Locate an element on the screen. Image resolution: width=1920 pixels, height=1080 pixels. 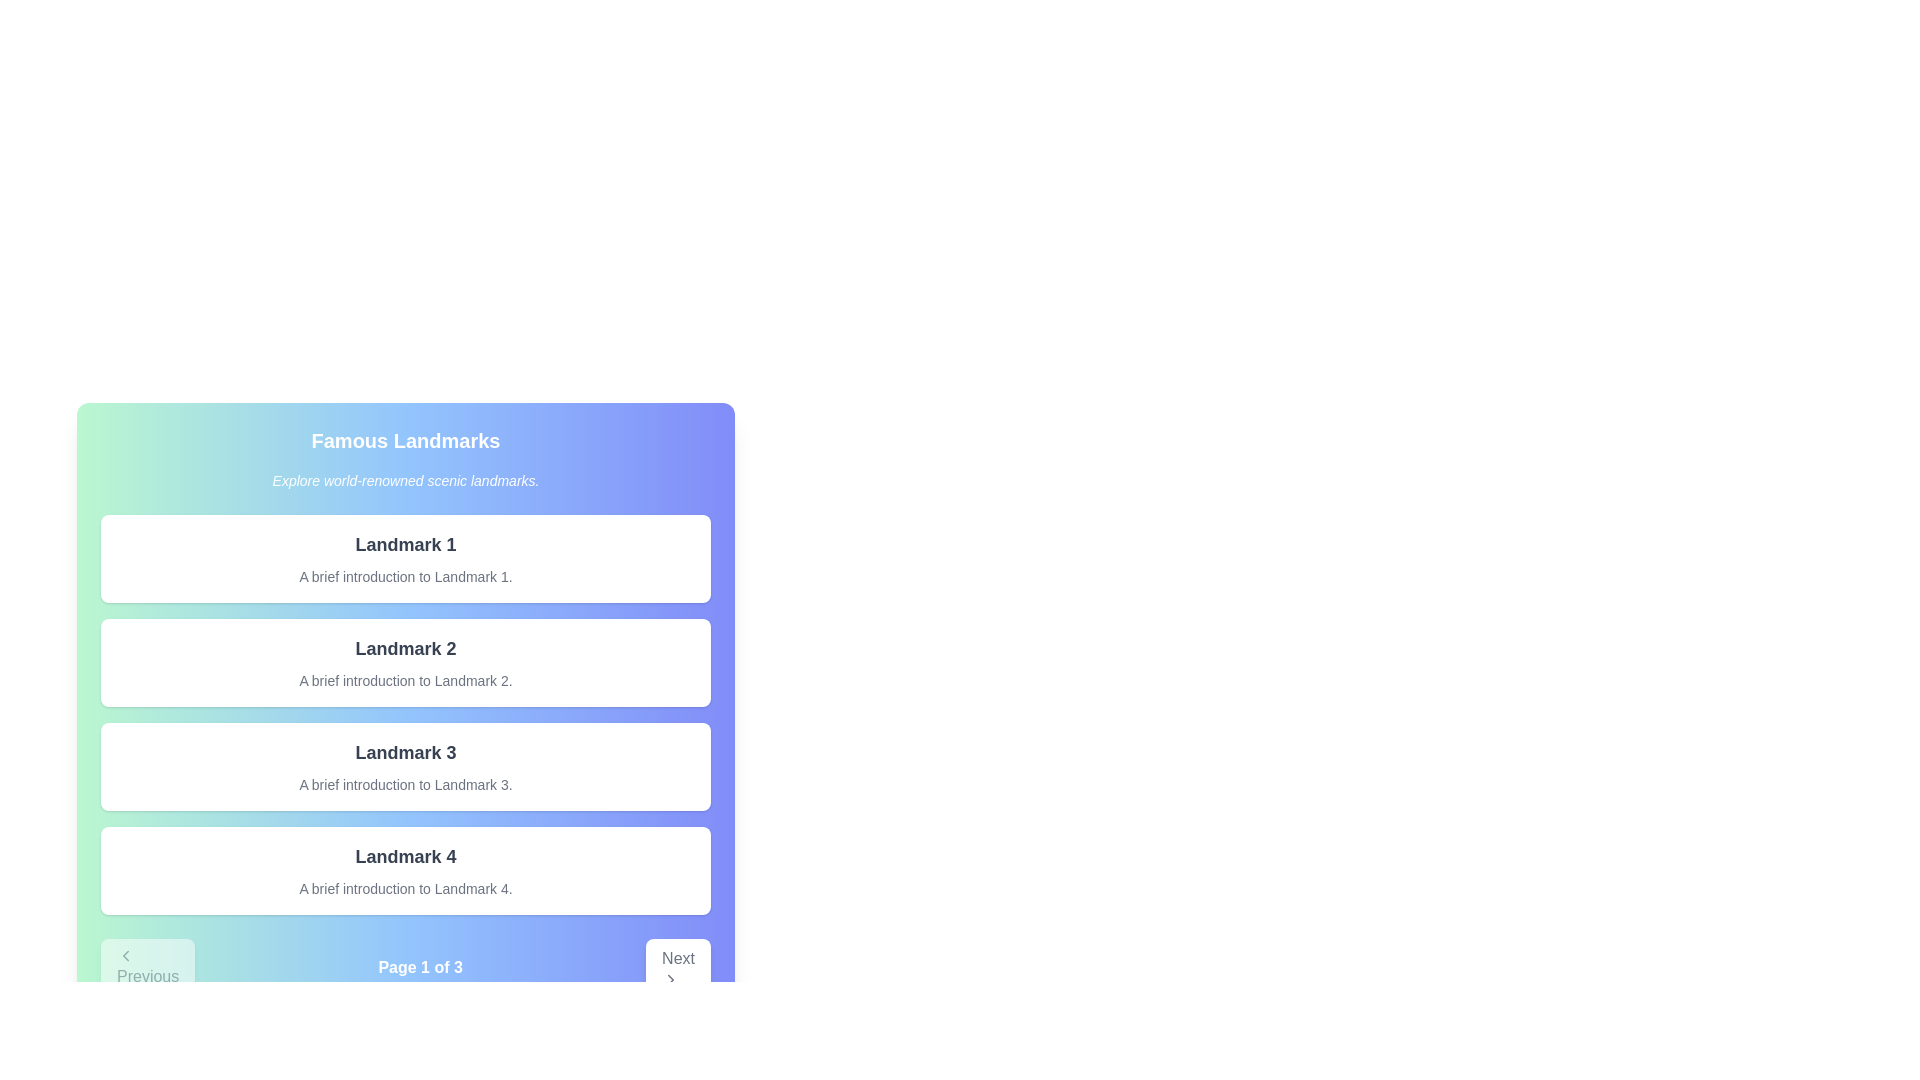
the Label that reads 'Landmark 4', which is styled in bold and larger font, located at the top of the fourth card in a vertical list is located at coordinates (405, 855).